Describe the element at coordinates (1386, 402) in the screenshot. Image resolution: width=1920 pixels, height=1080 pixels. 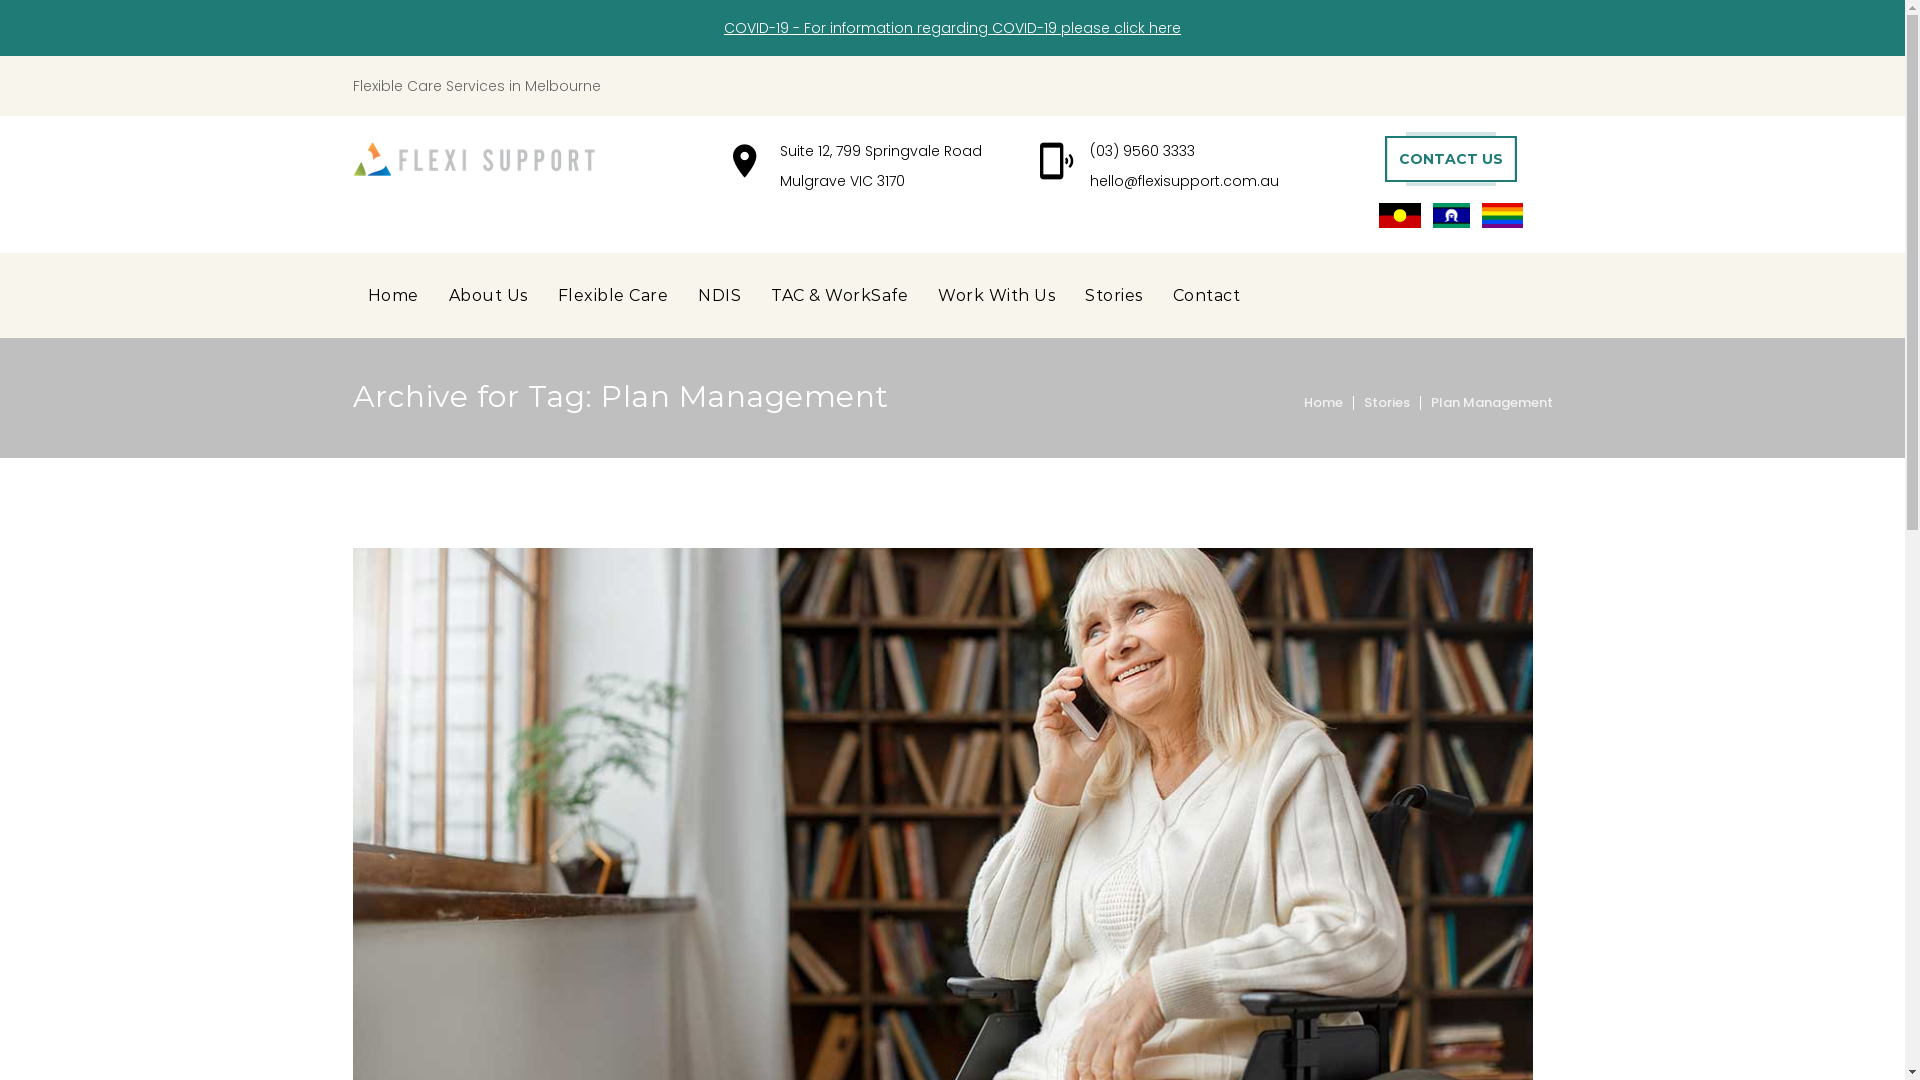
I see `'Stories'` at that location.